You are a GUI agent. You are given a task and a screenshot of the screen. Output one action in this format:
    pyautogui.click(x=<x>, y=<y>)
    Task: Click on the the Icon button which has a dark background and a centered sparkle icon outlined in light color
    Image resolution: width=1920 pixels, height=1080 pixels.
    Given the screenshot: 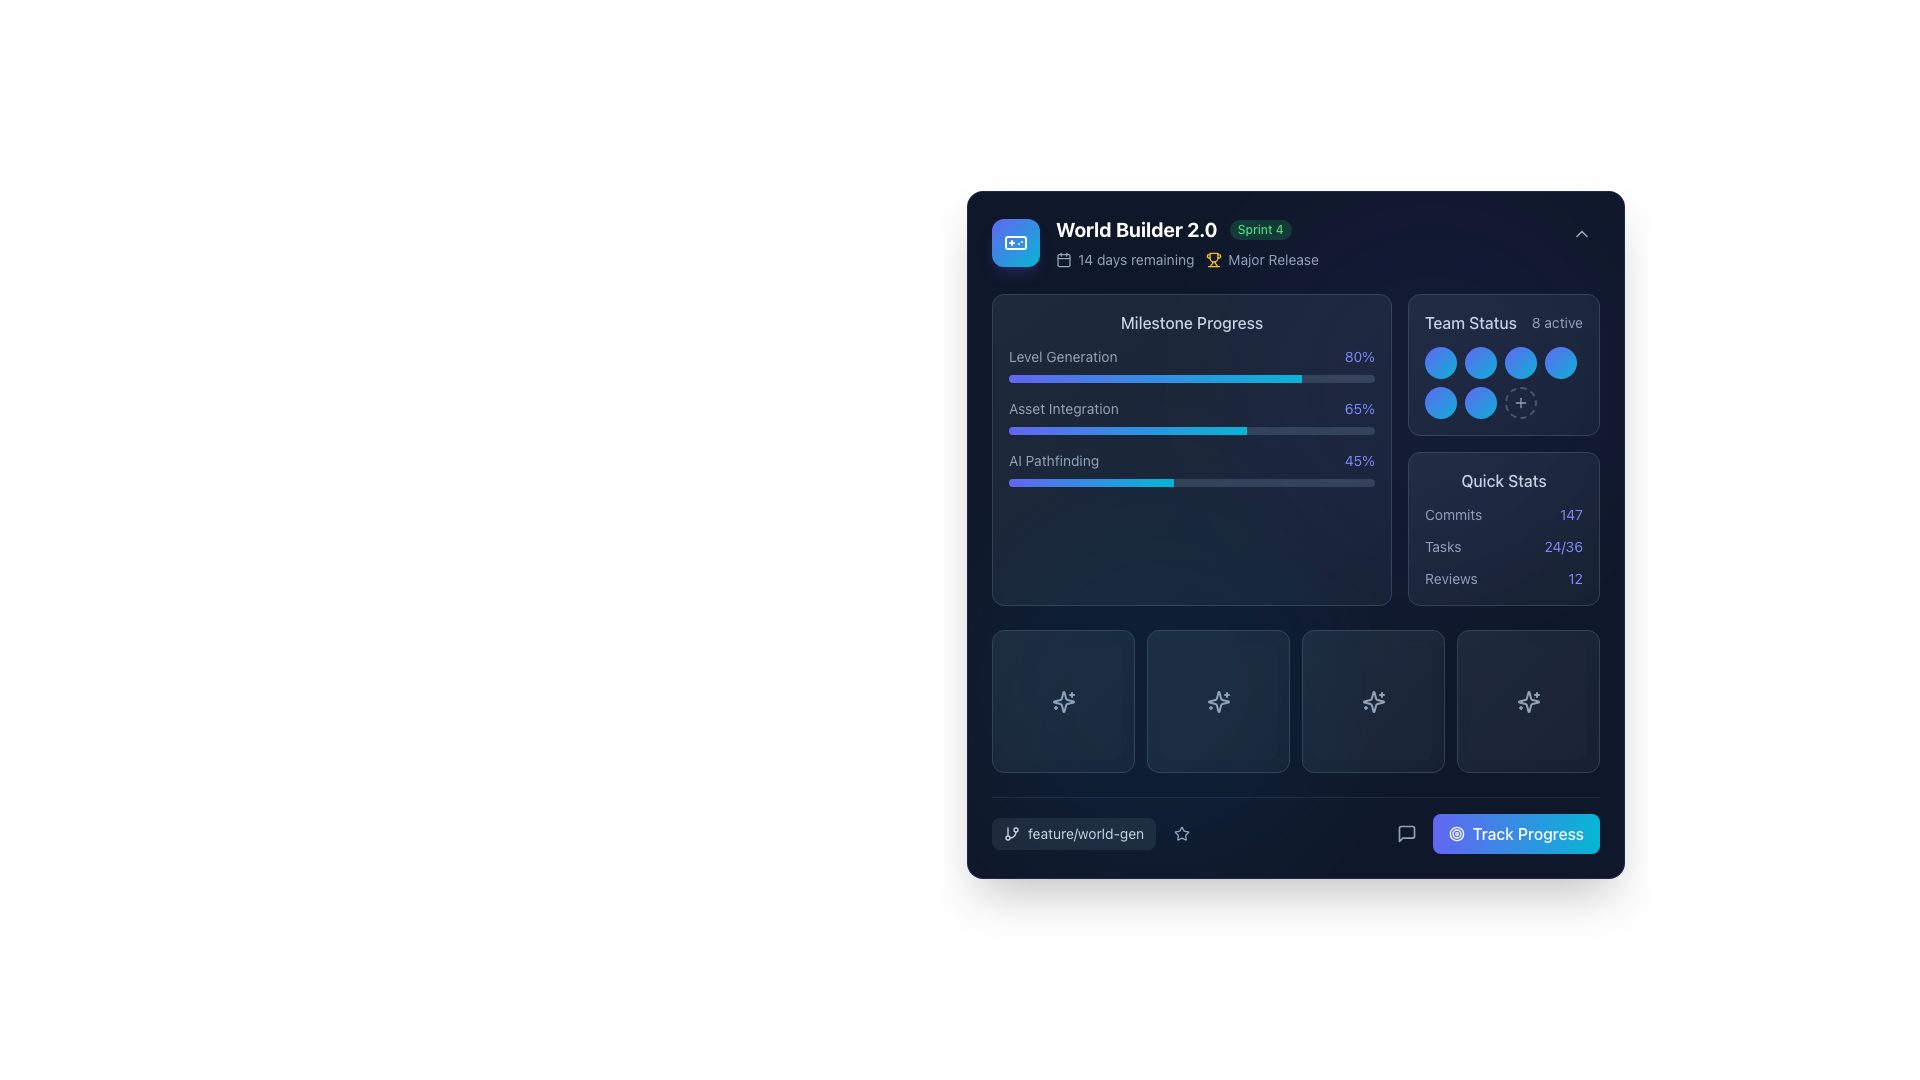 What is the action you would take?
    pyautogui.click(x=1527, y=700)
    